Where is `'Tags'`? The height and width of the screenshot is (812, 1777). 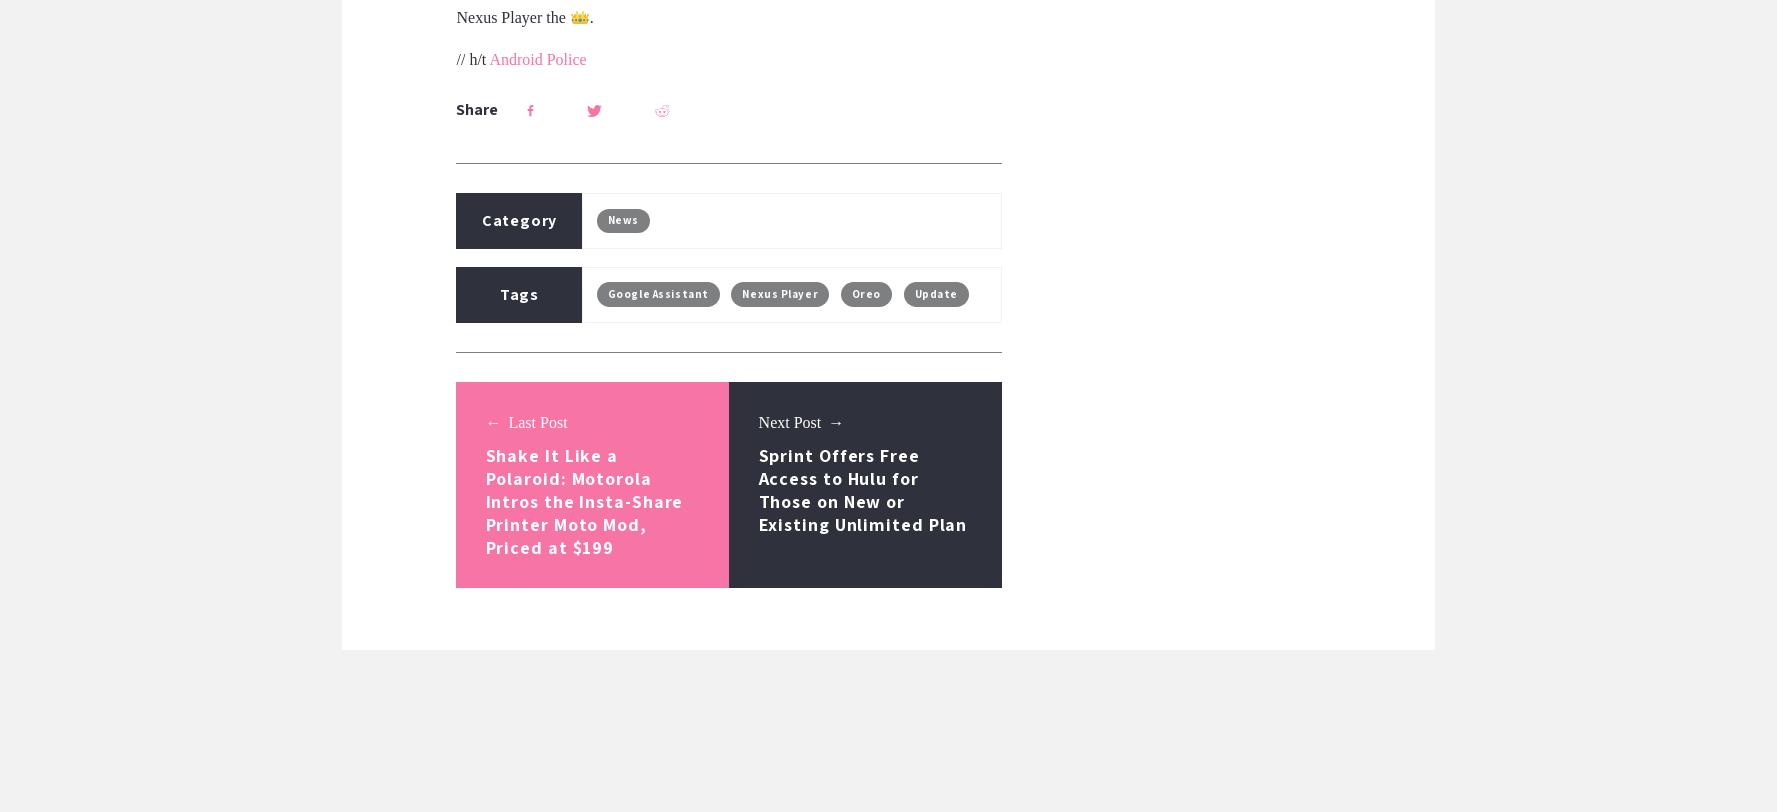
'Tags' is located at coordinates (498, 293).